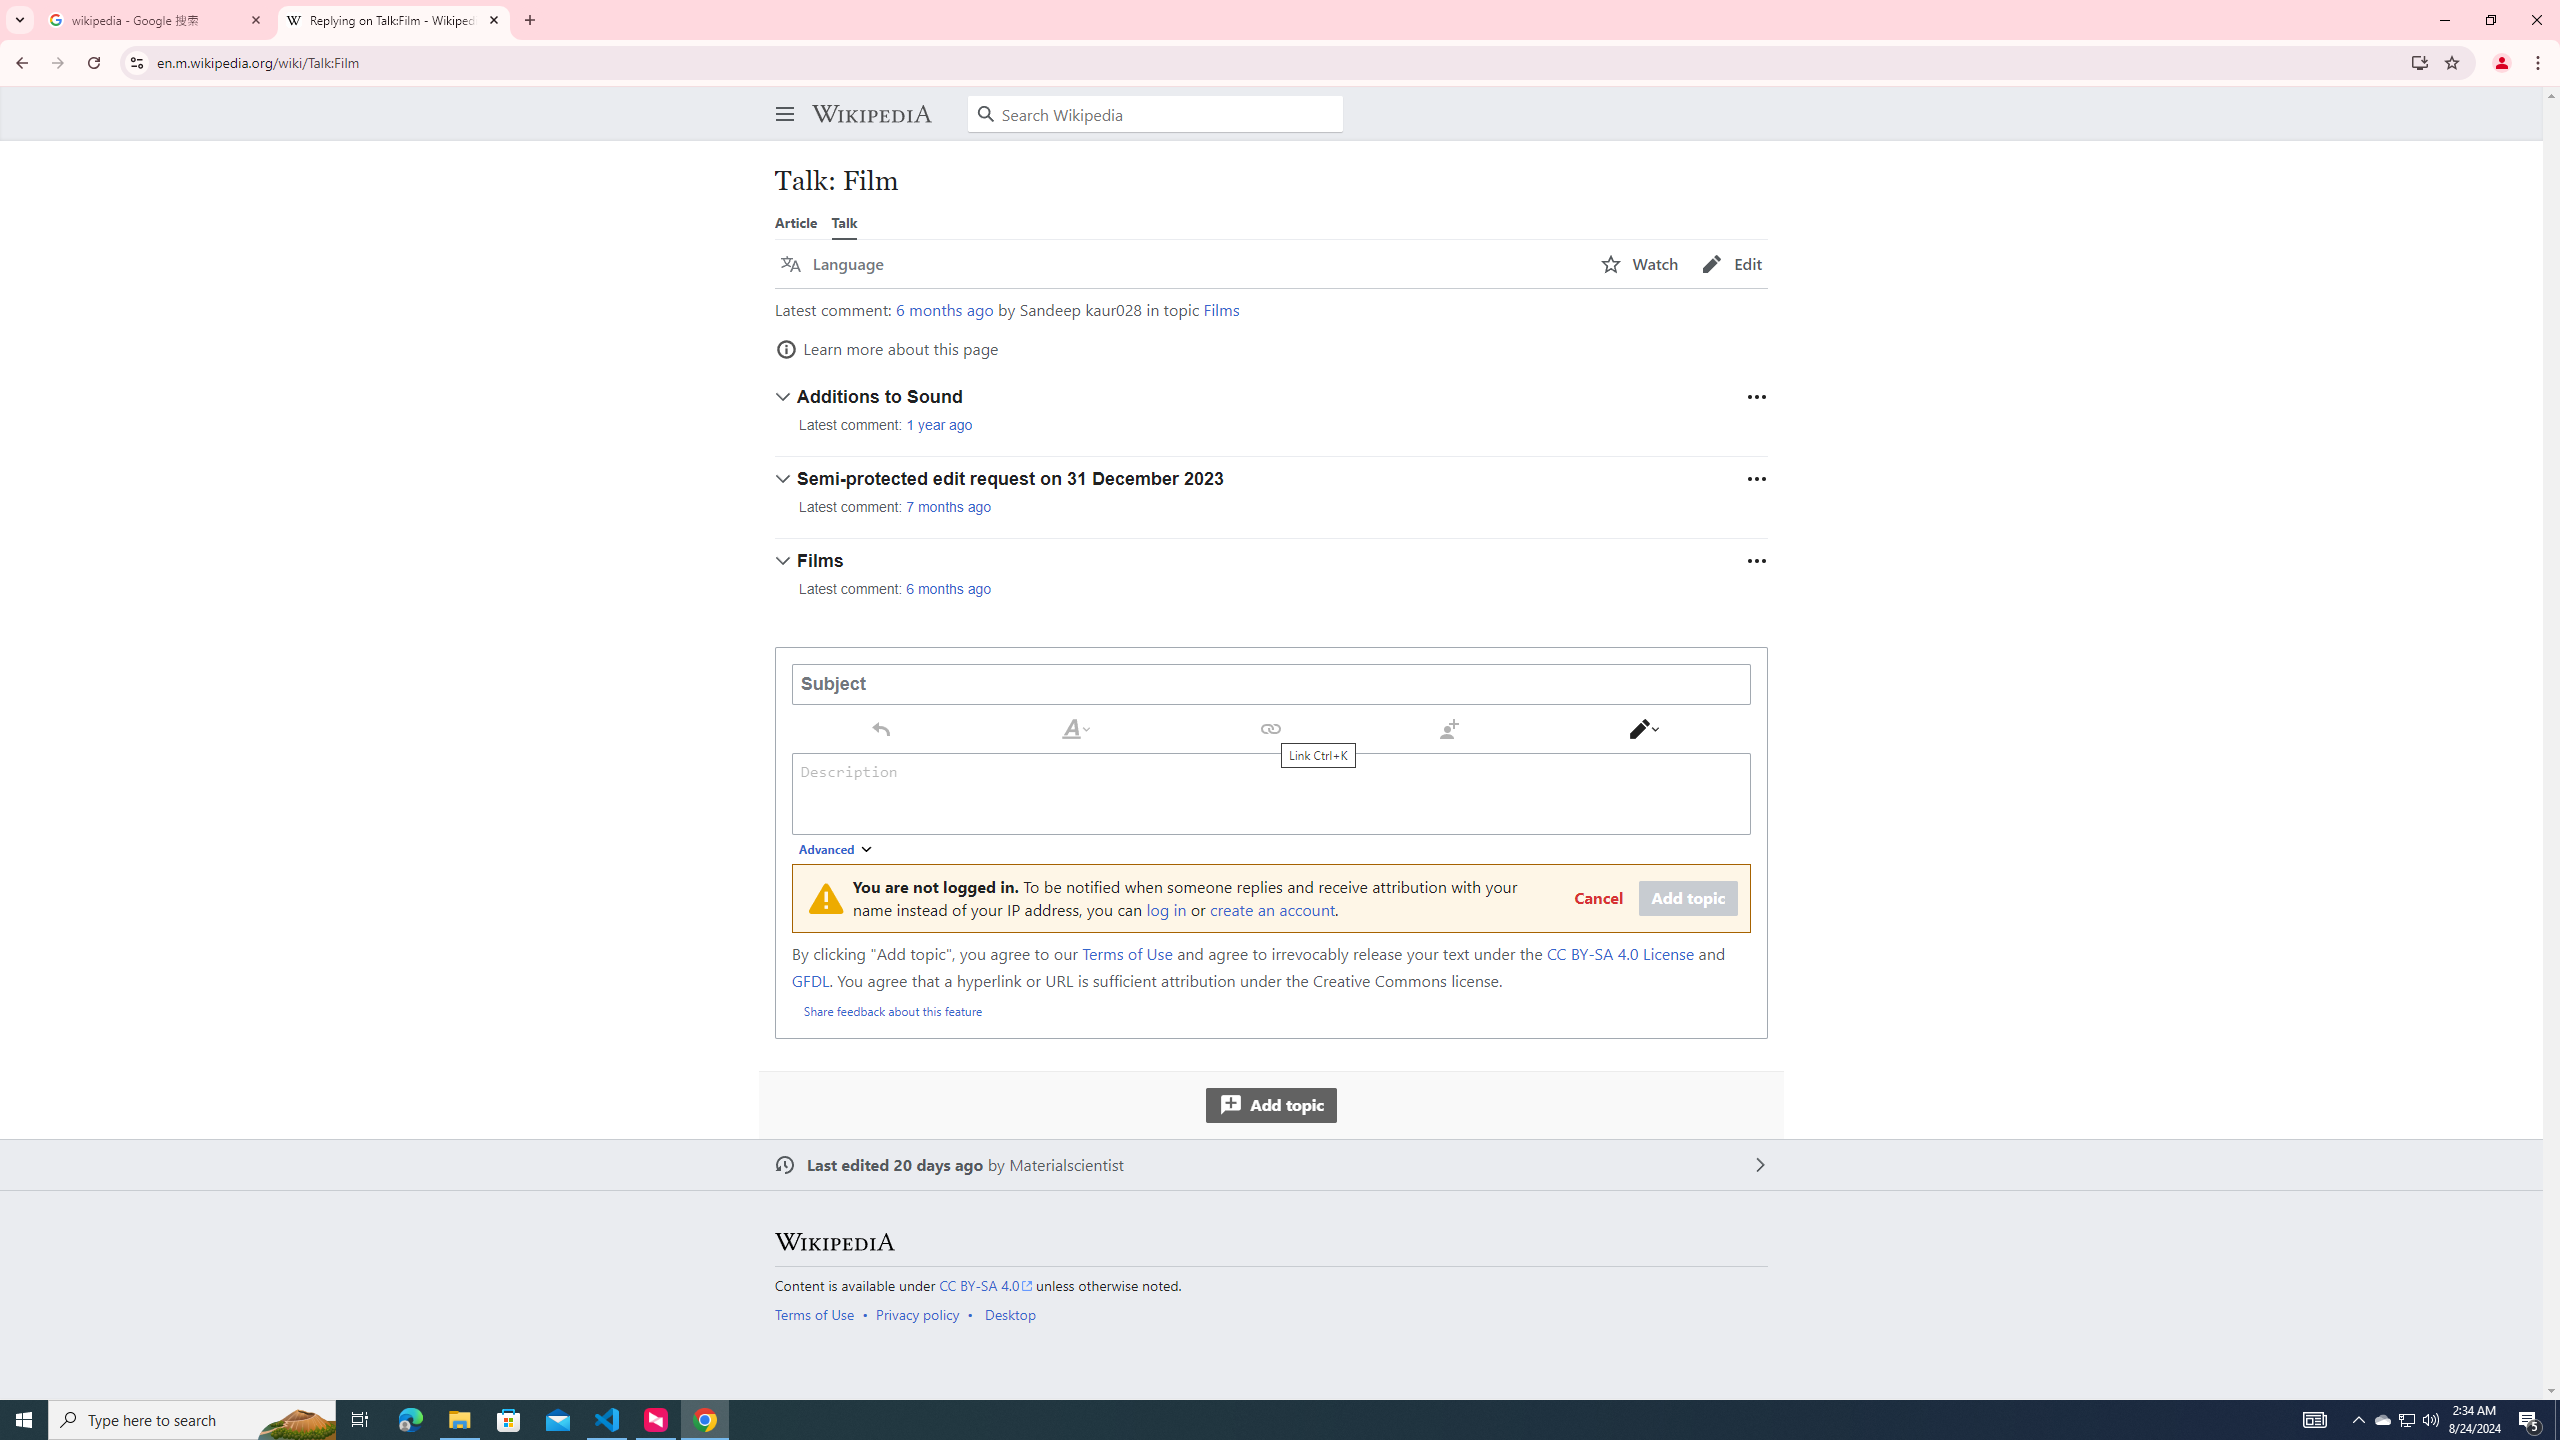 The image size is (2560, 1440). Describe the element at coordinates (1731, 264) in the screenshot. I see `'AutomationID: page-actions-edit'` at that location.